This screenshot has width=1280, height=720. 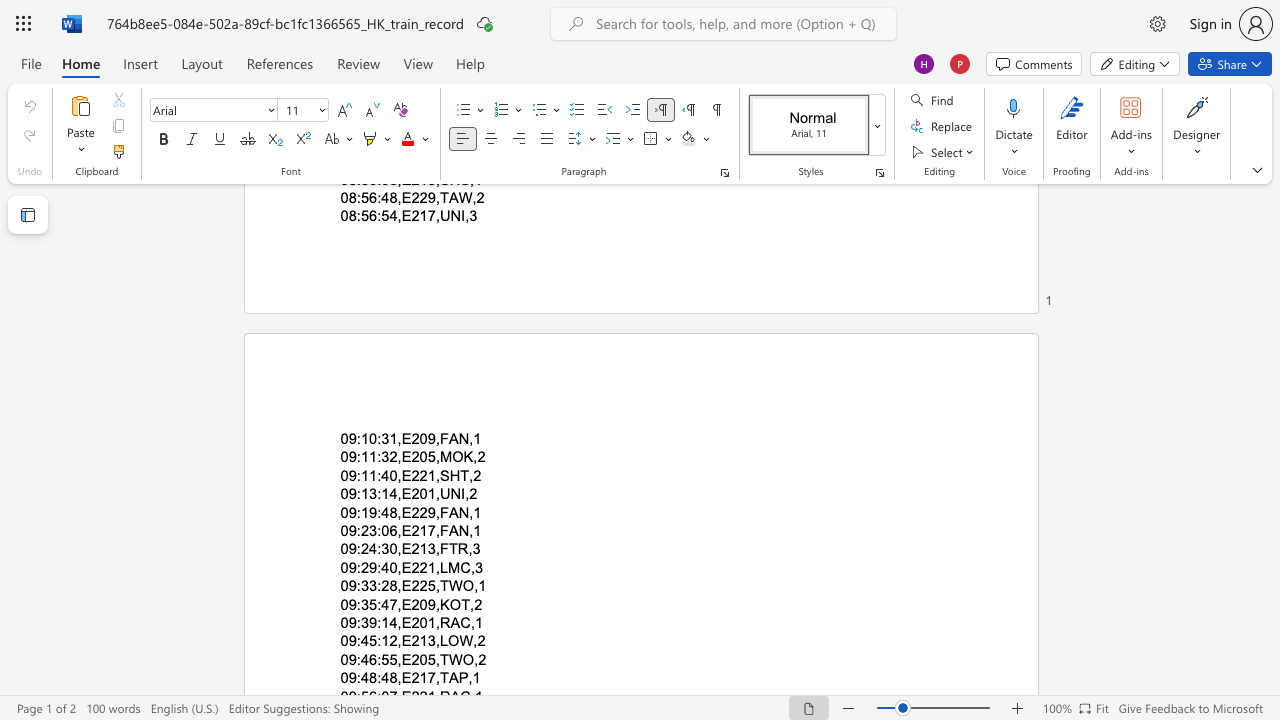 I want to click on the subset text "40,E221,SH" within the text "09:11:40,E221,SHT,2", so click(x=381, y=475).